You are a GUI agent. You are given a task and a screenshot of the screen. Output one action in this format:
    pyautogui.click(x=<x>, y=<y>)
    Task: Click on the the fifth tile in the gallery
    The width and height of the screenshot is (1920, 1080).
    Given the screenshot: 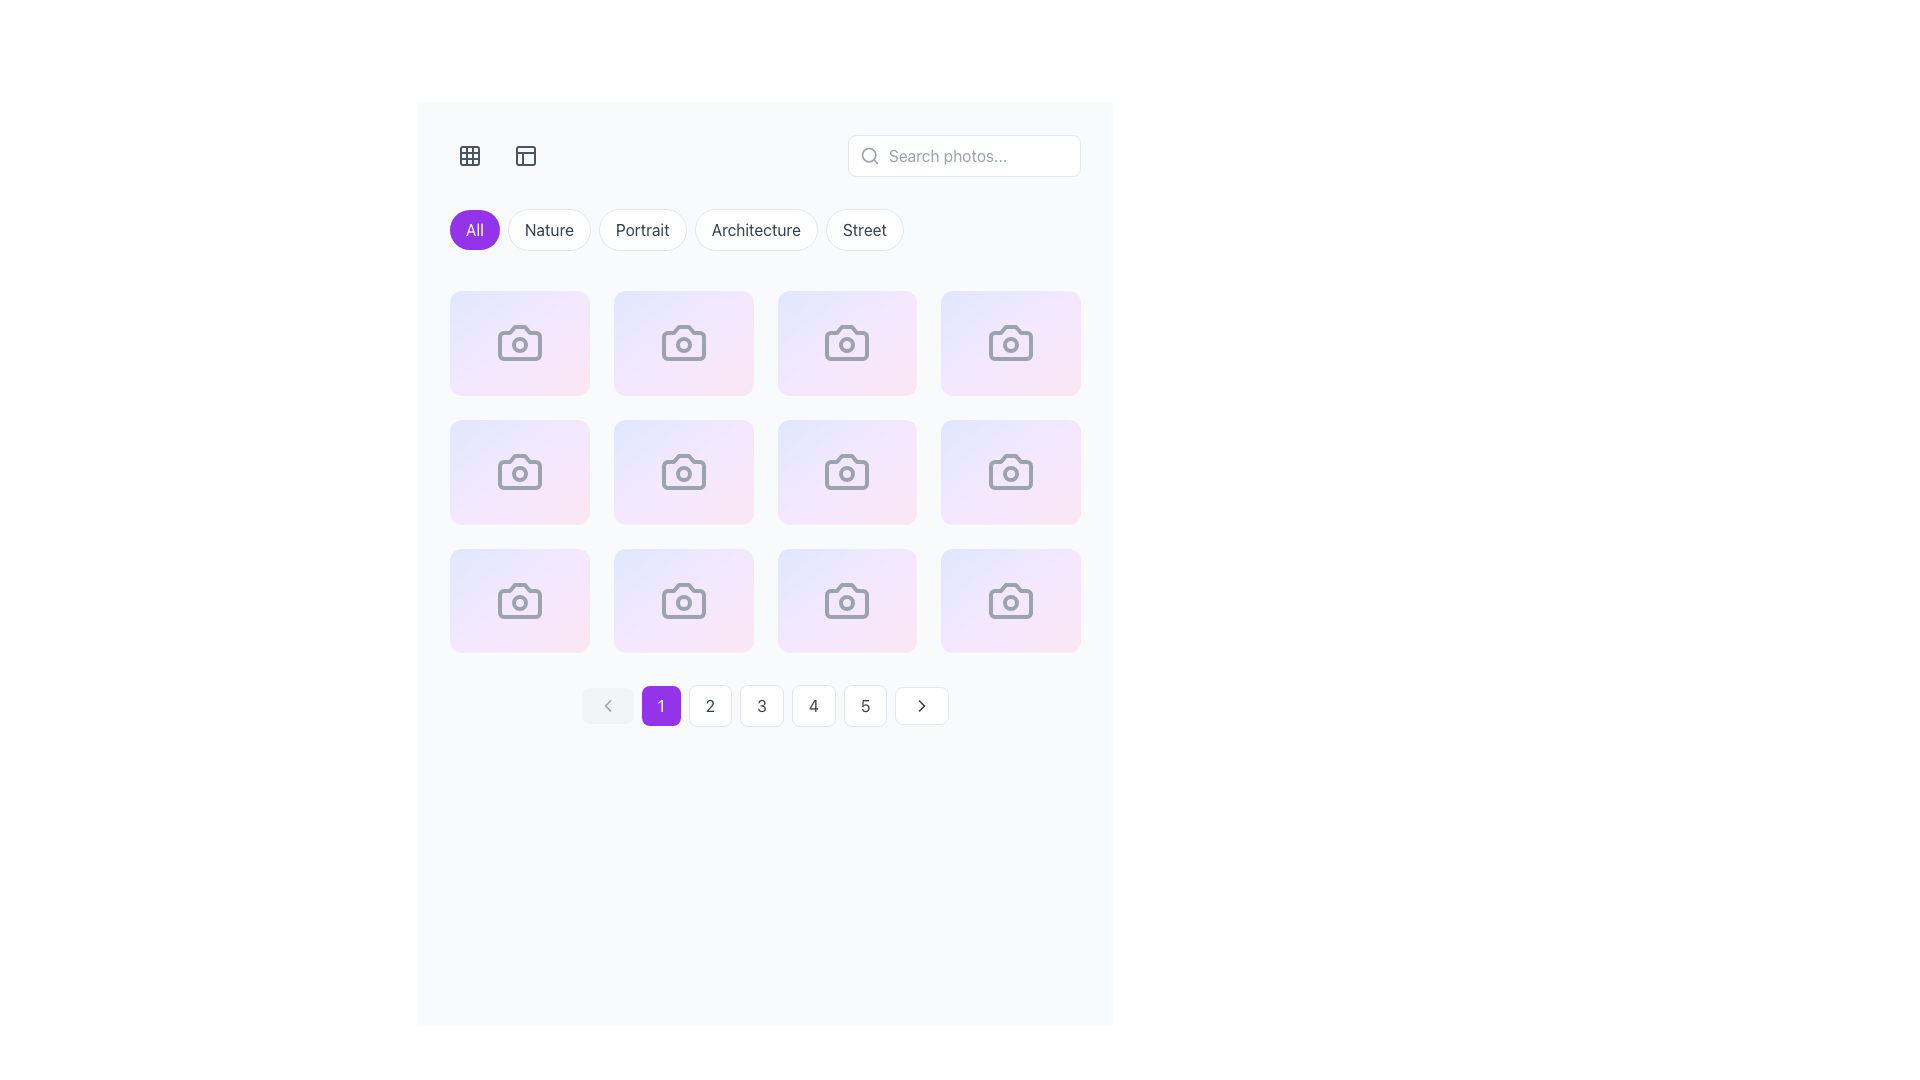 What is the action you would take?
    pyautogui.click(x=519, y=472)
    